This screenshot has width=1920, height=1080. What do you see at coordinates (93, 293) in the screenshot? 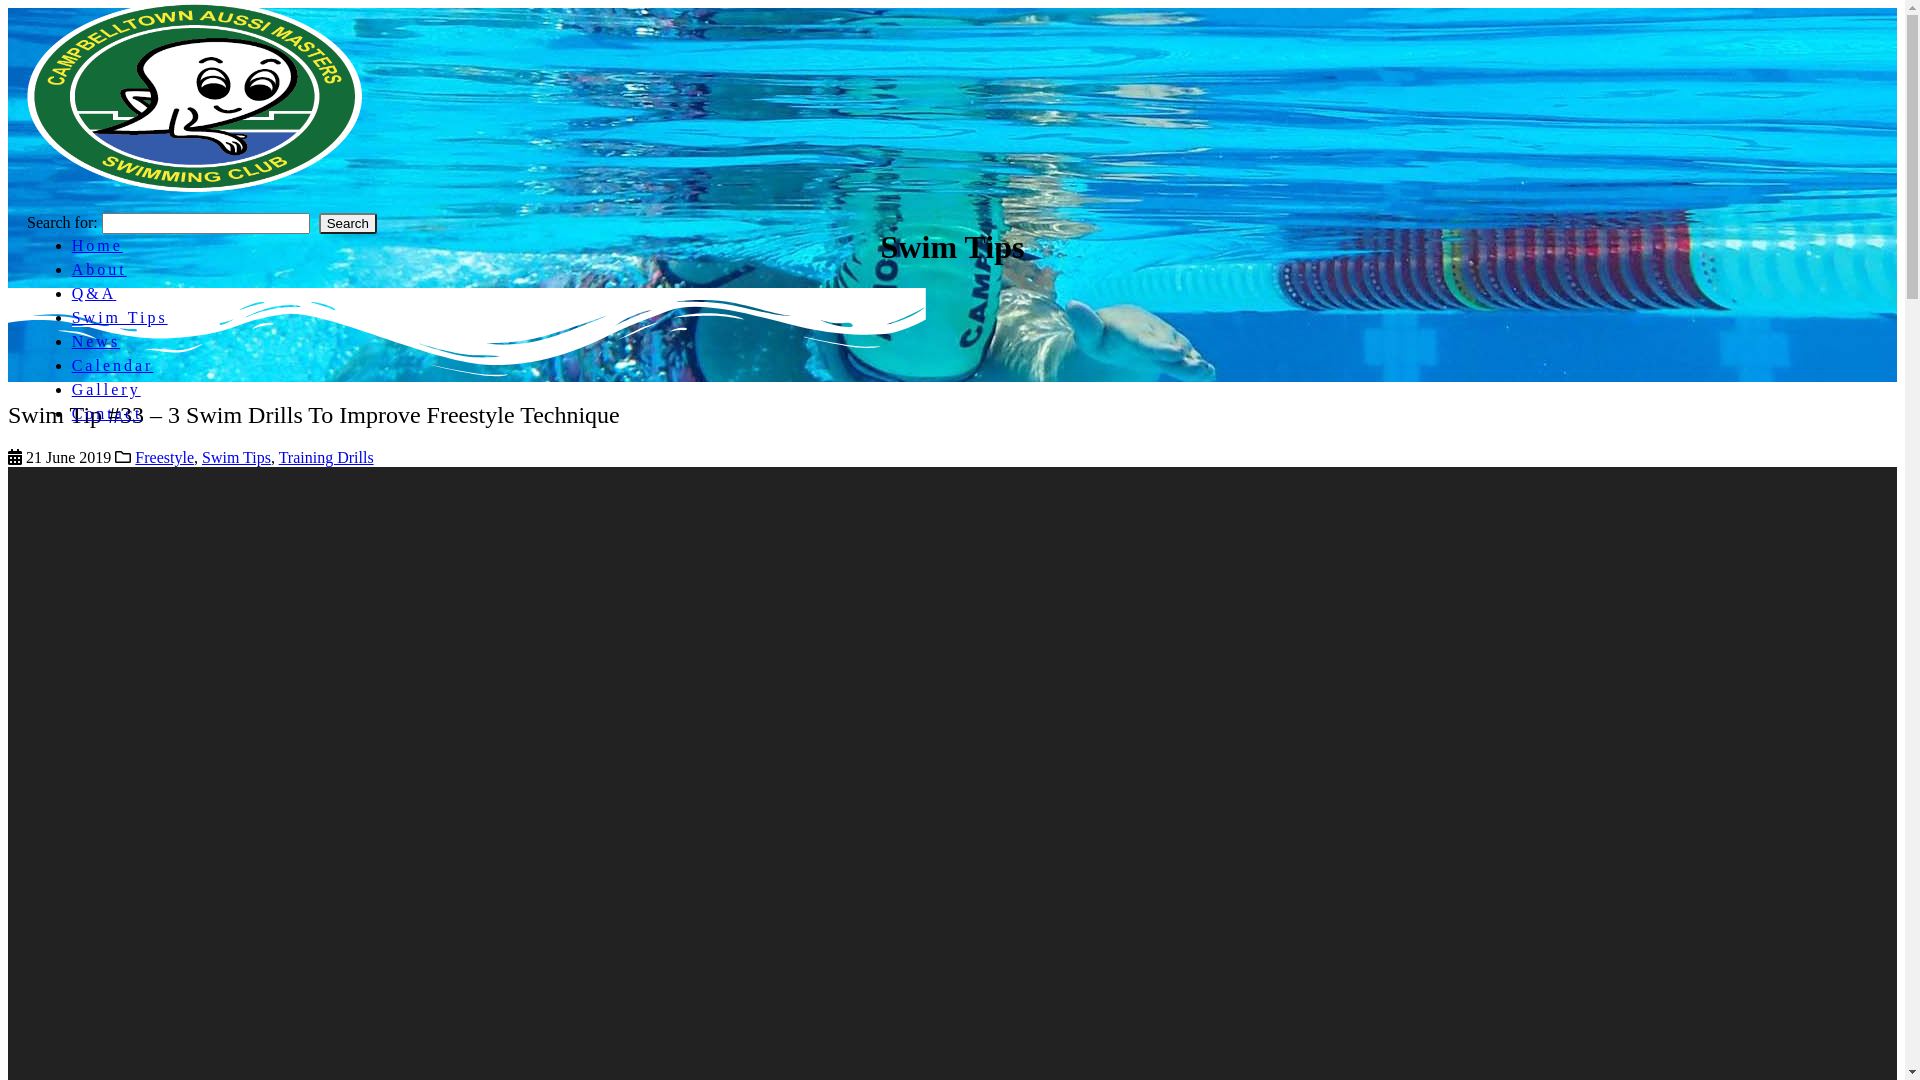
I see `'Q&A'` at bounding box center [93, 293].